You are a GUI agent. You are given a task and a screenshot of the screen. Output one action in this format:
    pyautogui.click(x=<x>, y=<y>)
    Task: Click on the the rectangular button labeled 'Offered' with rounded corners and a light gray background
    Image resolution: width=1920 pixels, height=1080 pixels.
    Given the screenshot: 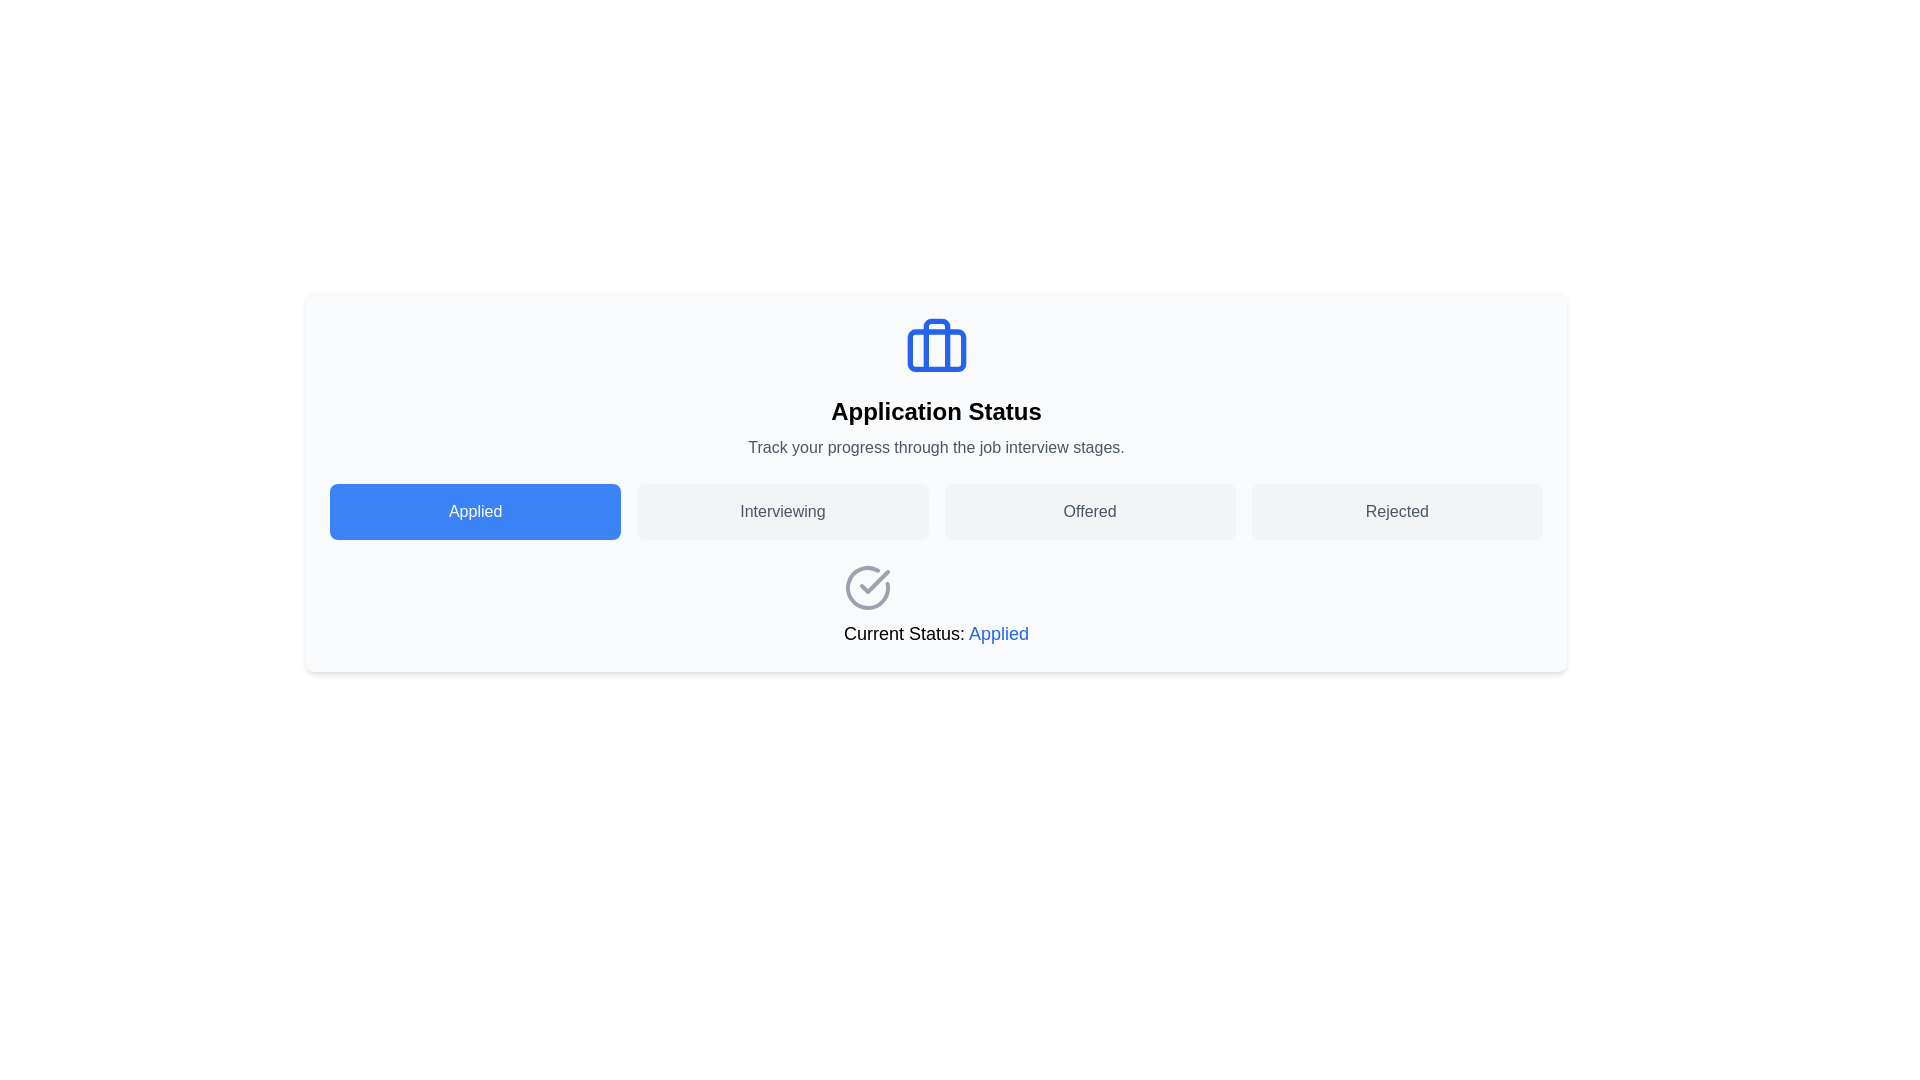 What is the action you would take?
    pyautogui.click(x=1089, y=511)
    